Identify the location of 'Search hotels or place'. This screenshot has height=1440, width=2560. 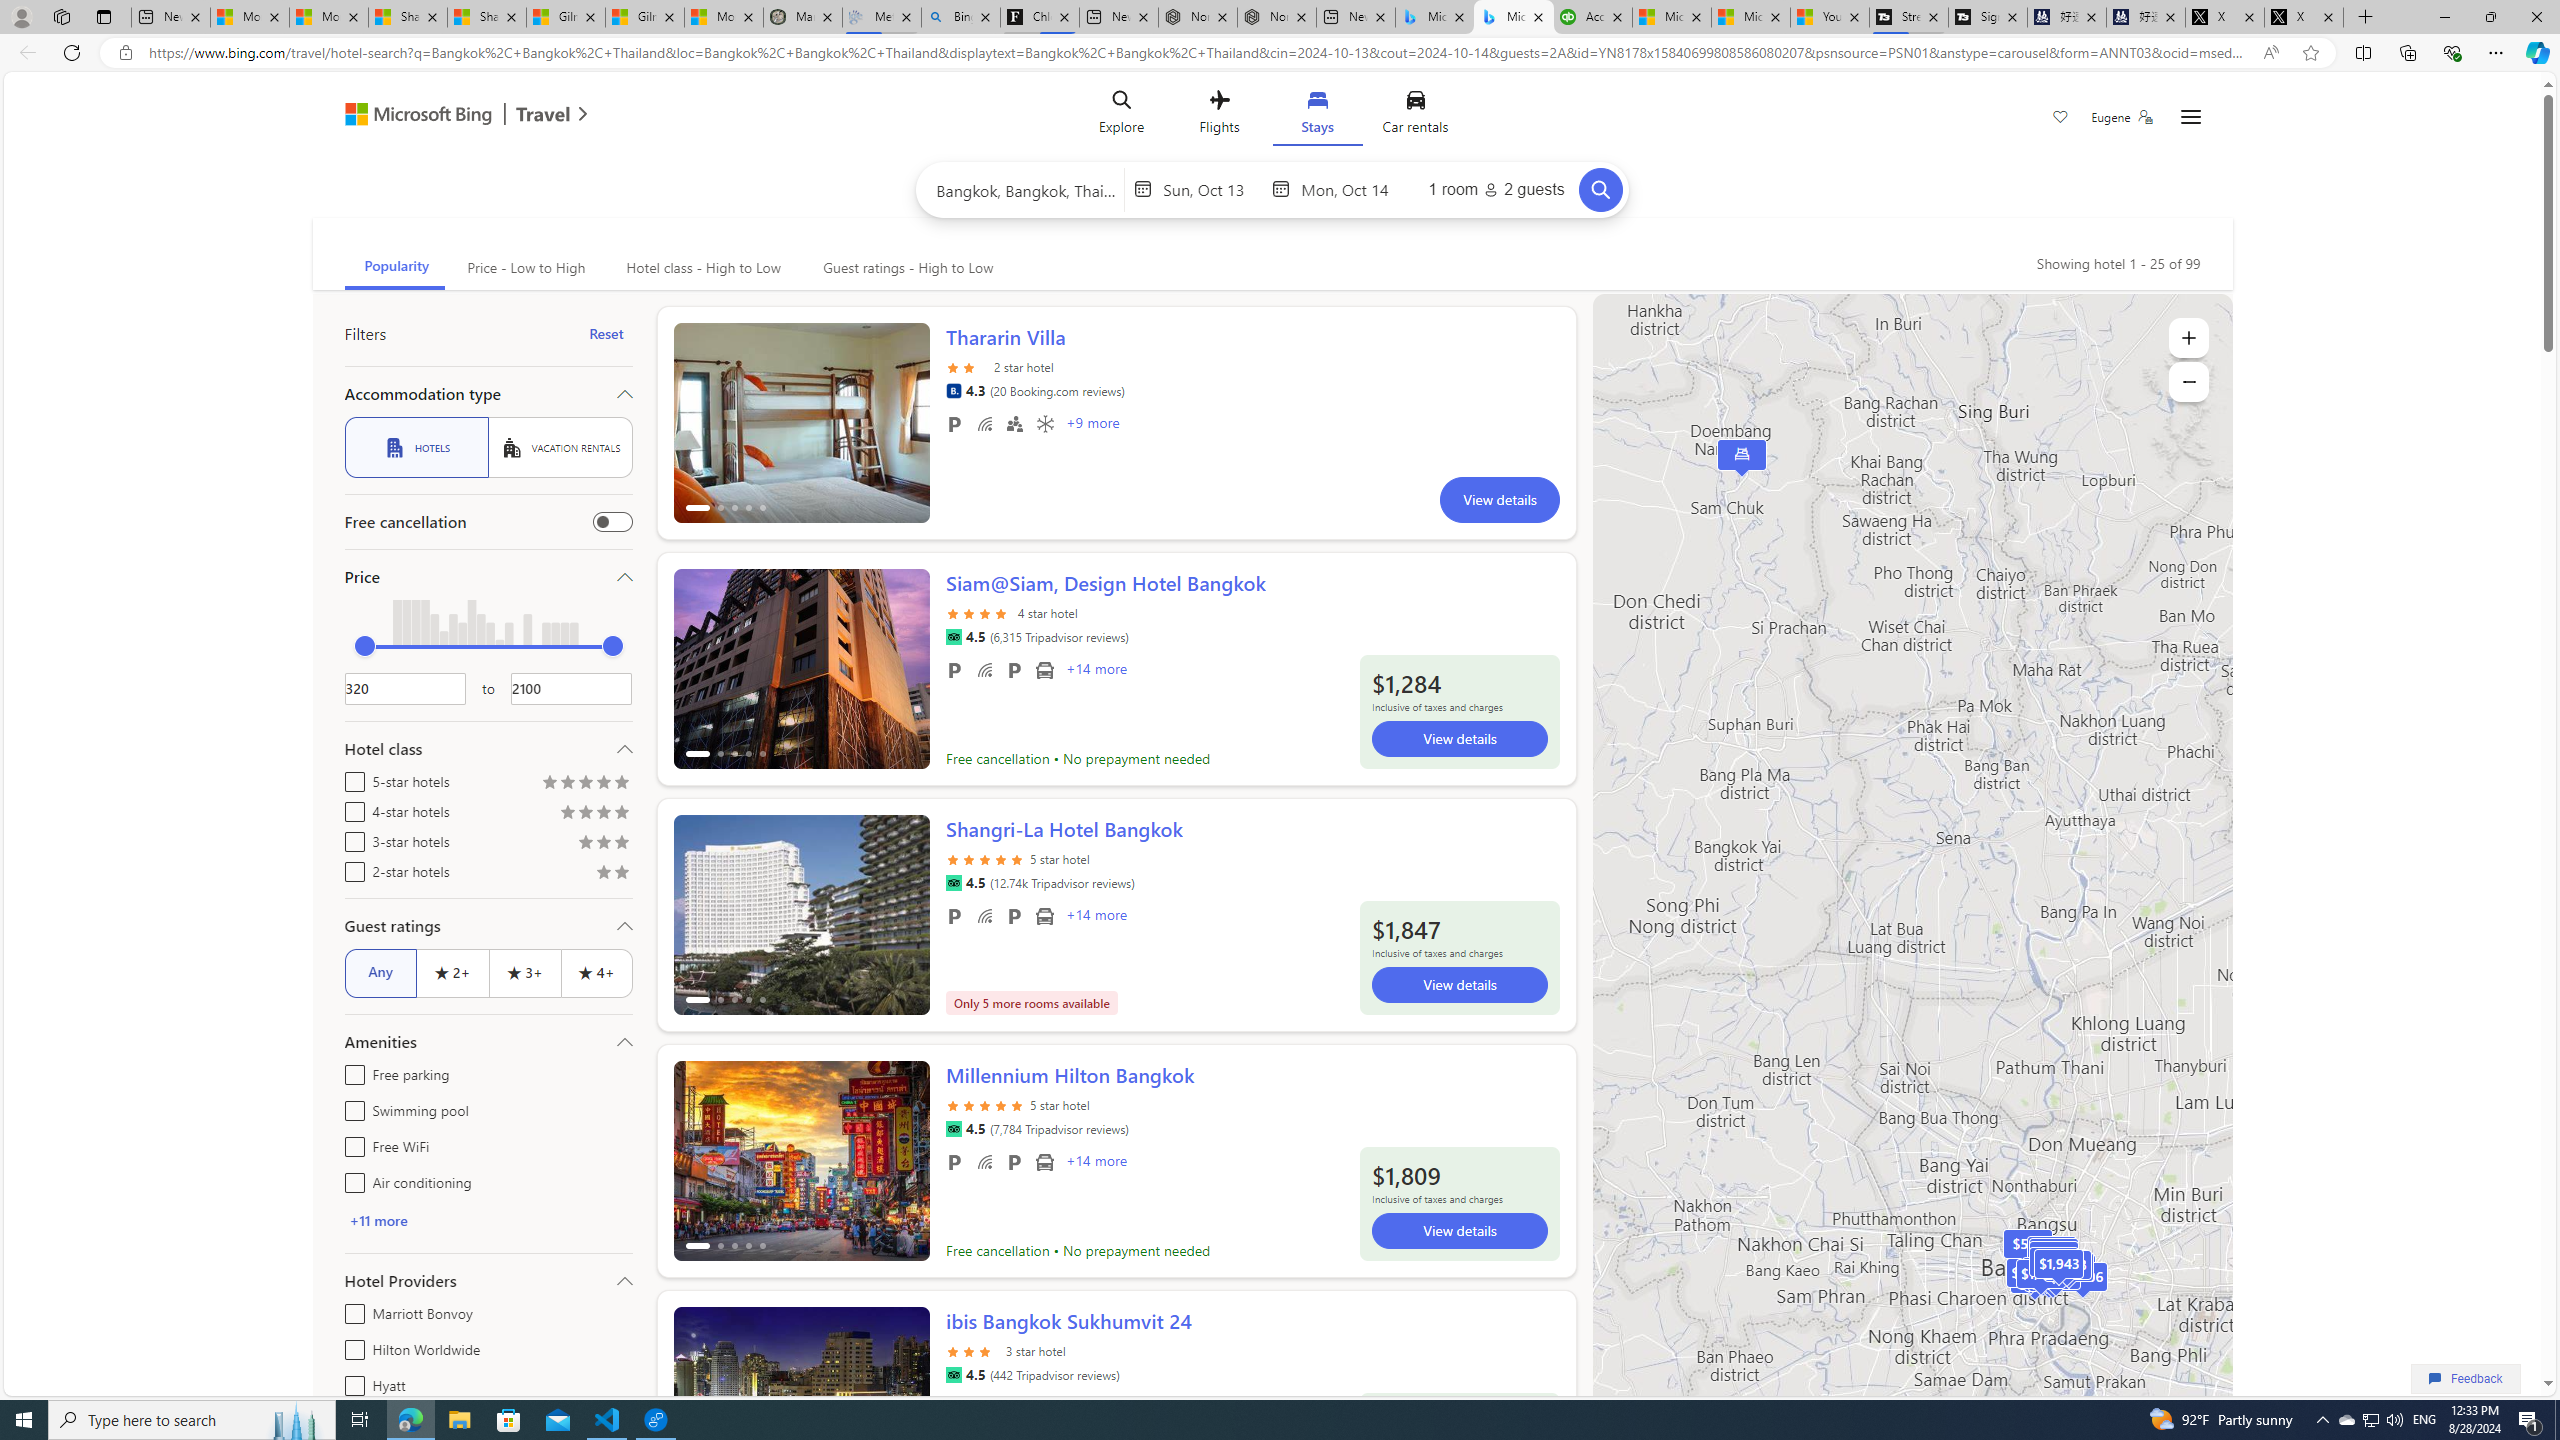
(1027, 188).